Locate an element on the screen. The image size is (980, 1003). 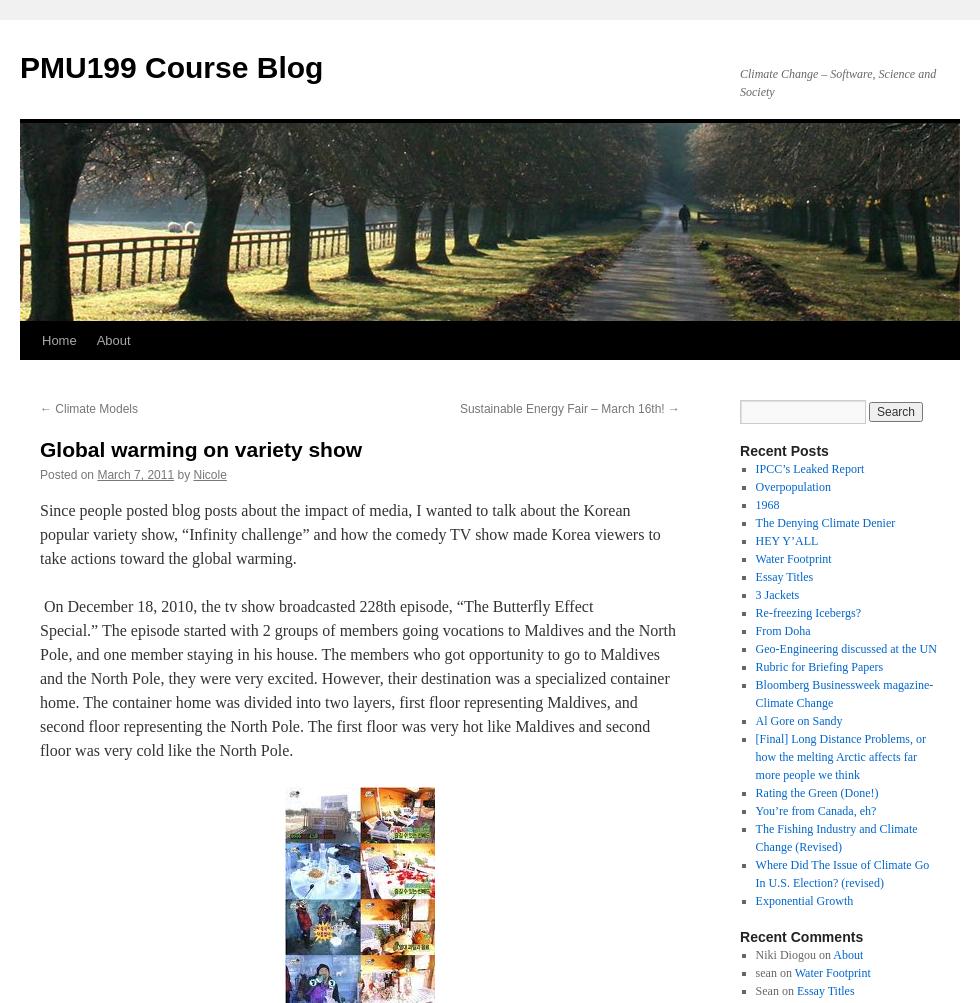
'Niki Diogou' is located at coordinates (754, 953).